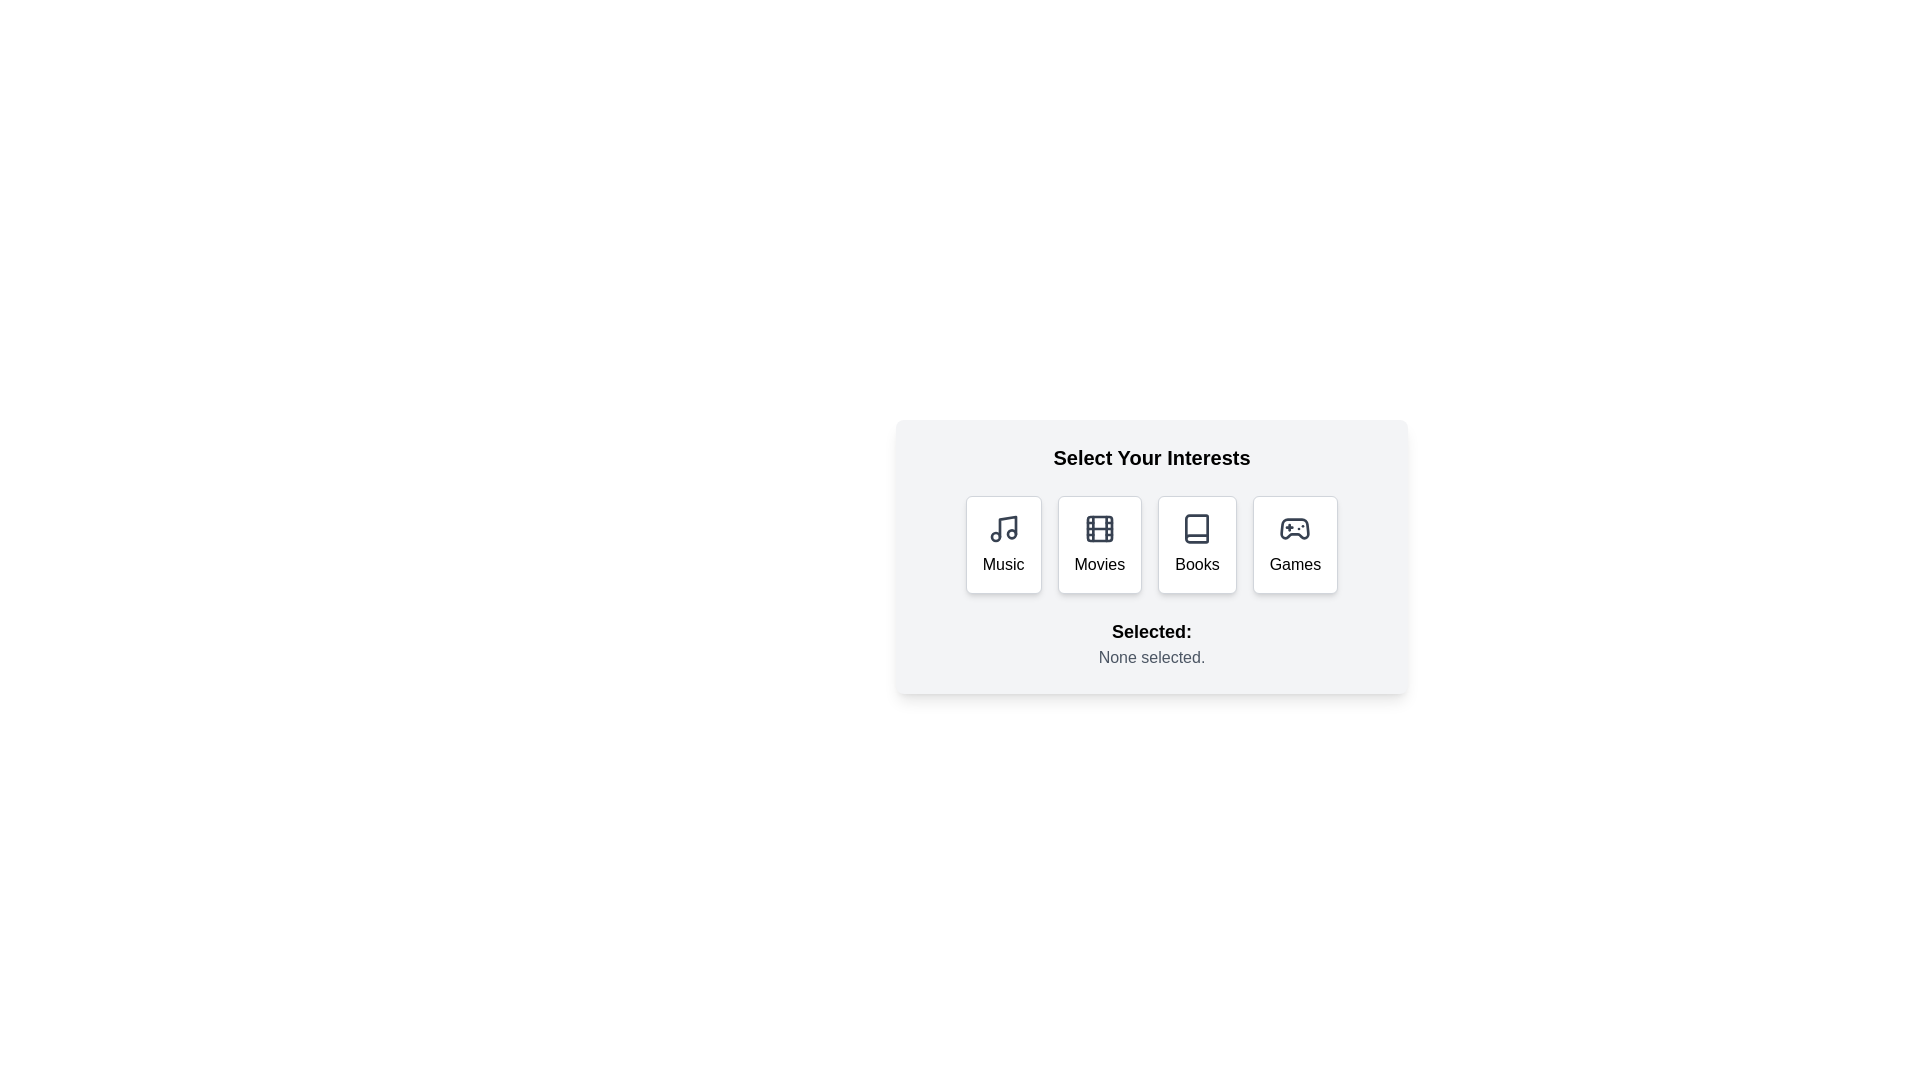 The image size is (1920, 1080). Describe the element at coordinates (1295, 544) in the screenshot. I see `the button labeled 'Games' to observe its visual feedback` at that location.